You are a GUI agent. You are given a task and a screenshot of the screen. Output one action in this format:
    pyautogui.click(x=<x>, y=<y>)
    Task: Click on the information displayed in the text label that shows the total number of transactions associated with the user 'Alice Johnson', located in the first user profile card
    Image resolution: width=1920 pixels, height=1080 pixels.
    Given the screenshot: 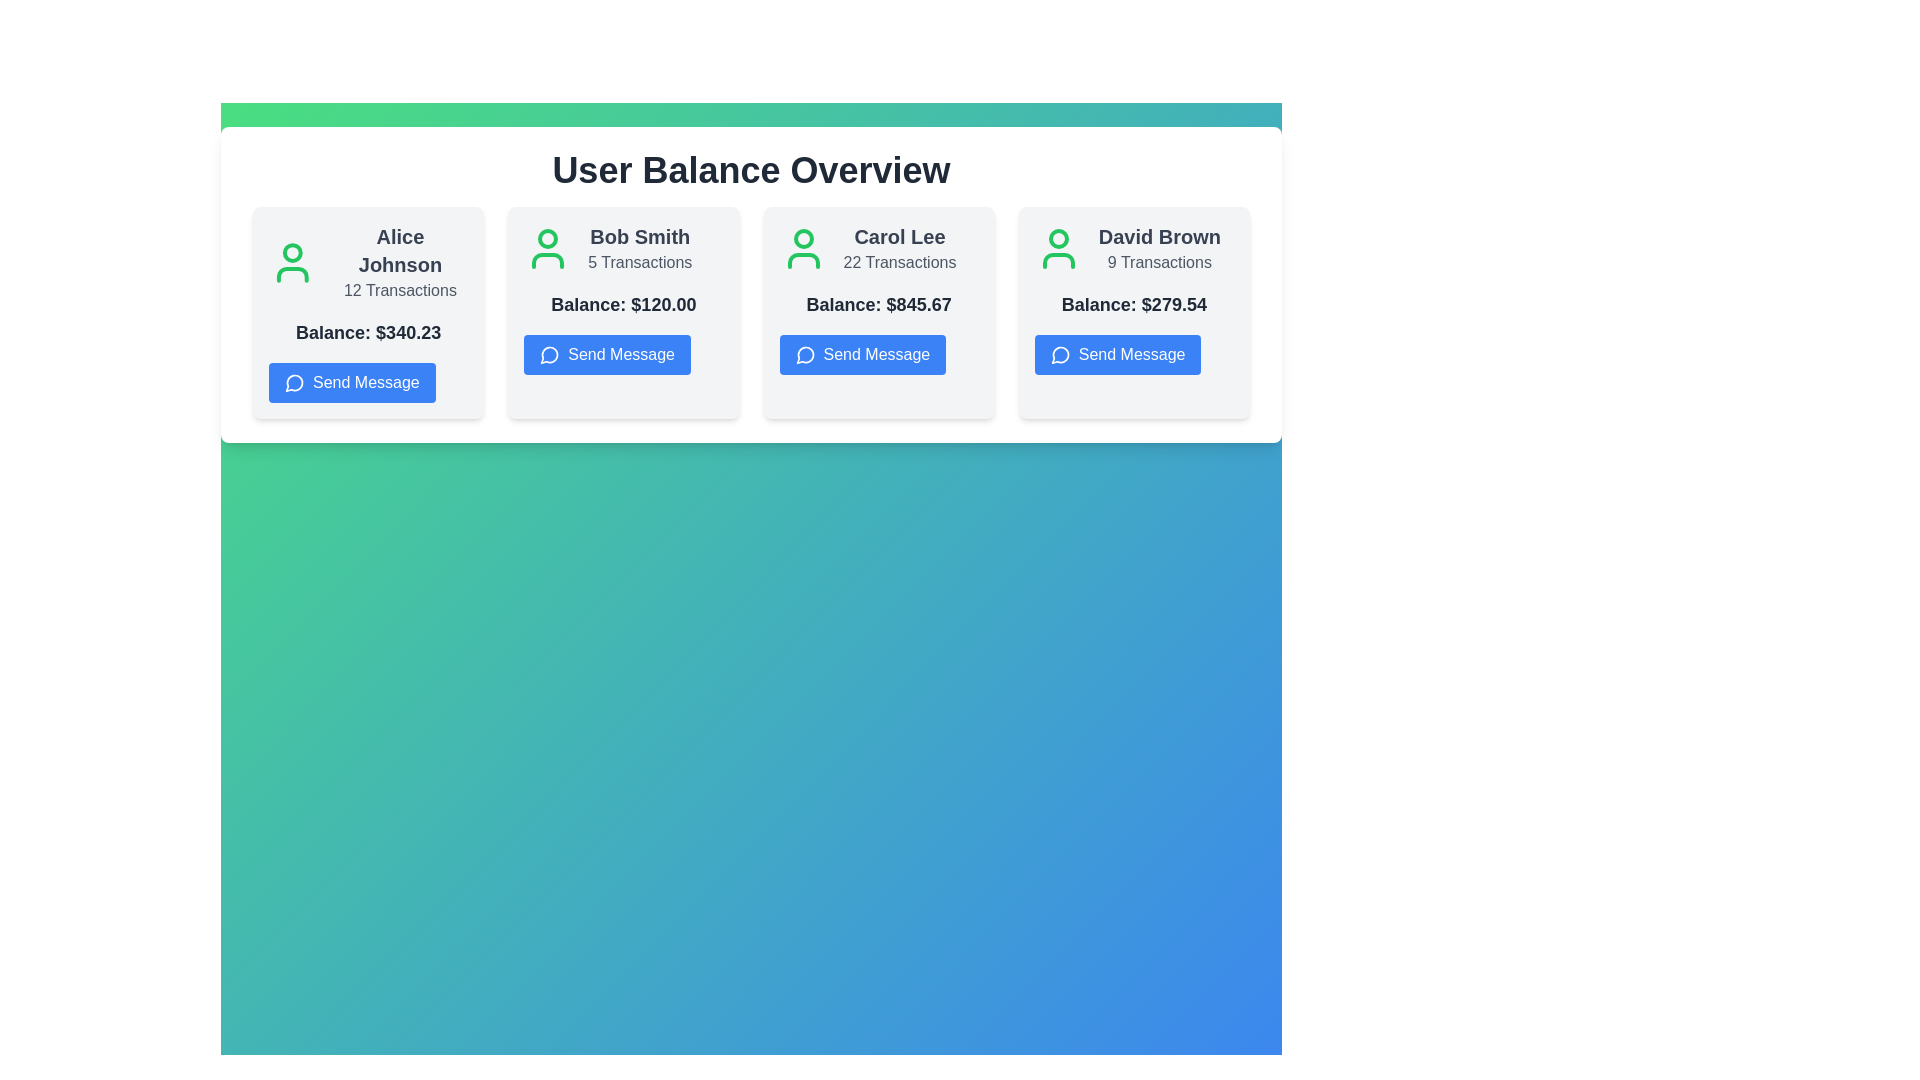 What is the action you would take?
    pyautogui.click(x=400, y=290)
    